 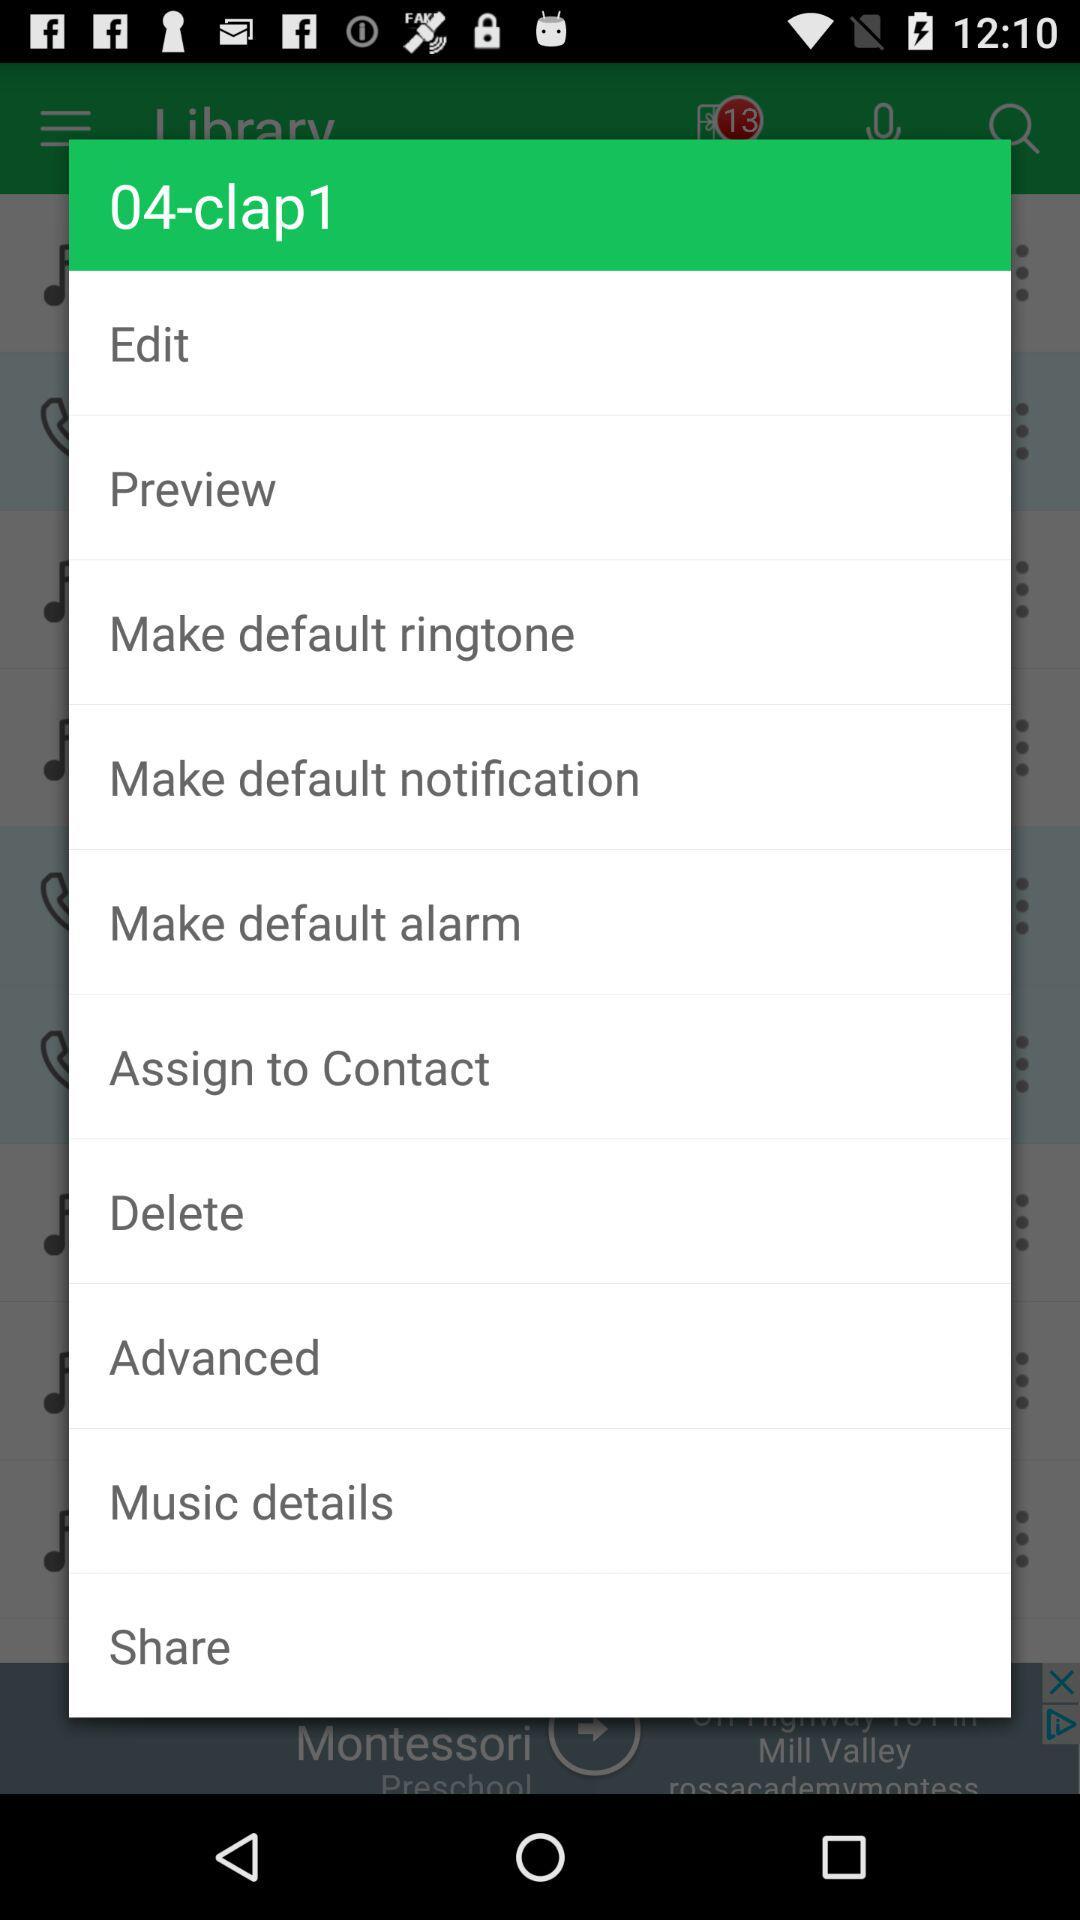 I want to click on the icon below make default alarm, so click(x=540, y=1065).